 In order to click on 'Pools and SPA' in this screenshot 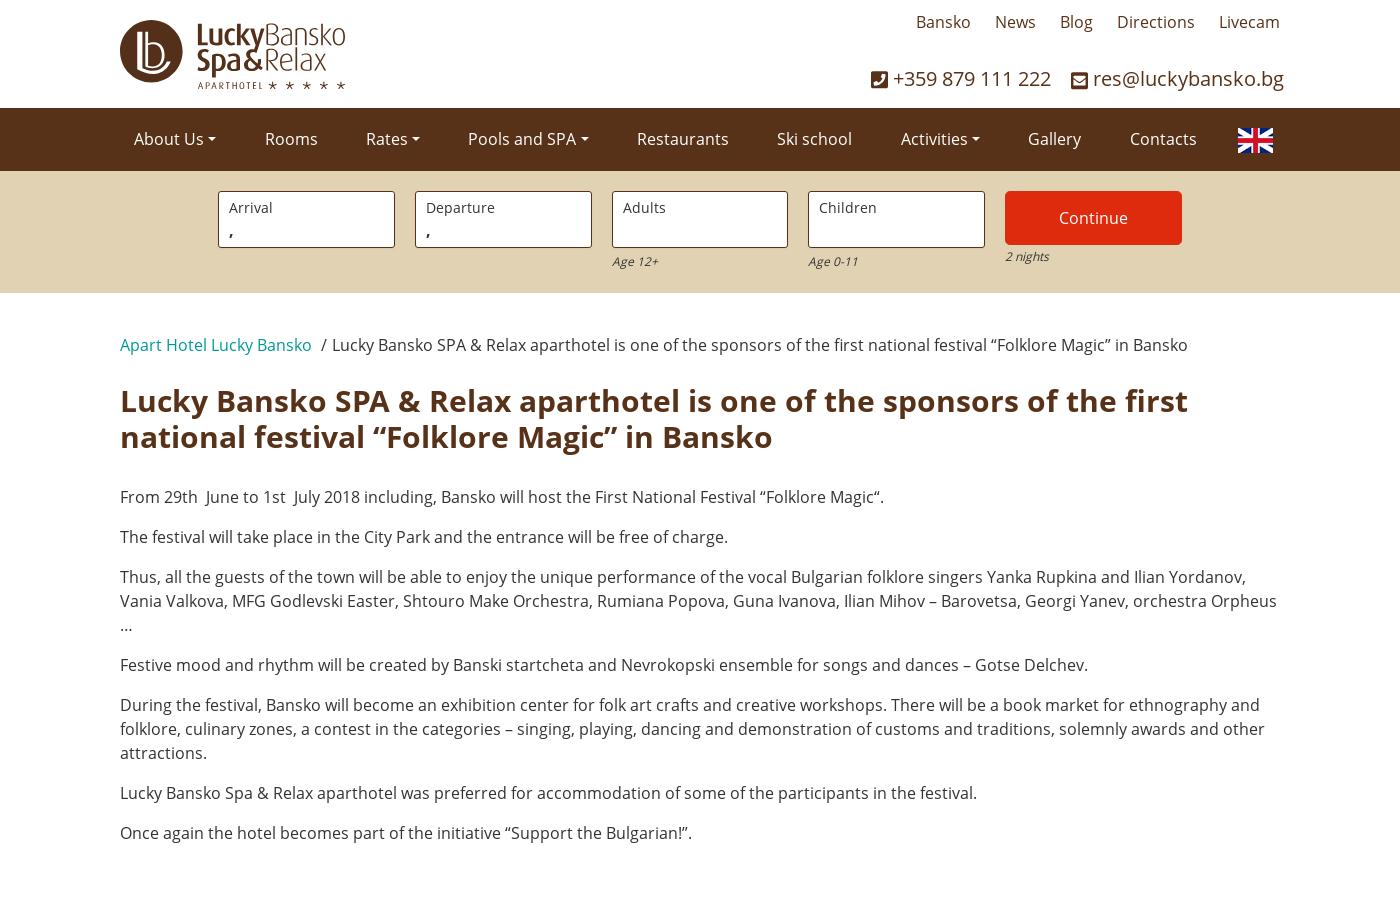, I will do `click(522, 138)`.